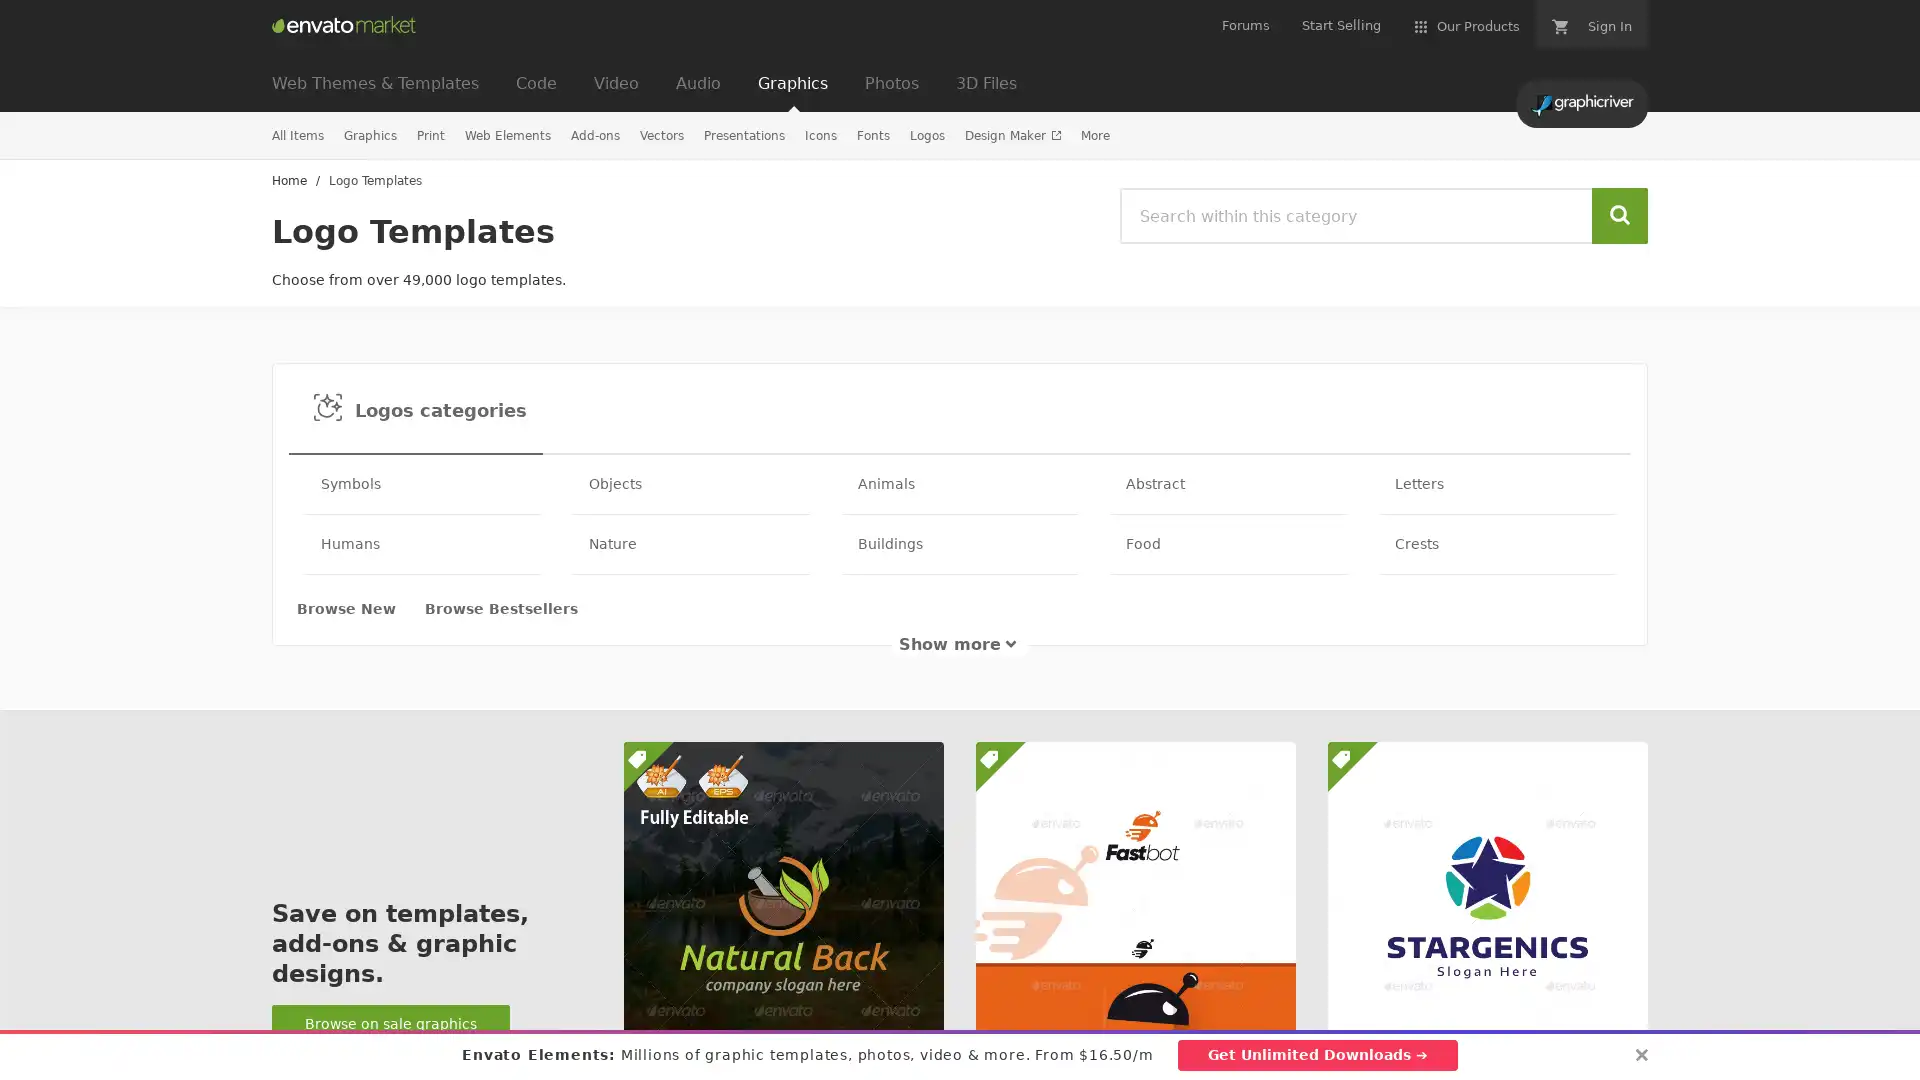 The width and height of the screenshot is (1920, 1080). What do you see at coordinates (1568, 1033) in the screenshot?
I see `Add to collection` at bounding box center [1568, 1033].